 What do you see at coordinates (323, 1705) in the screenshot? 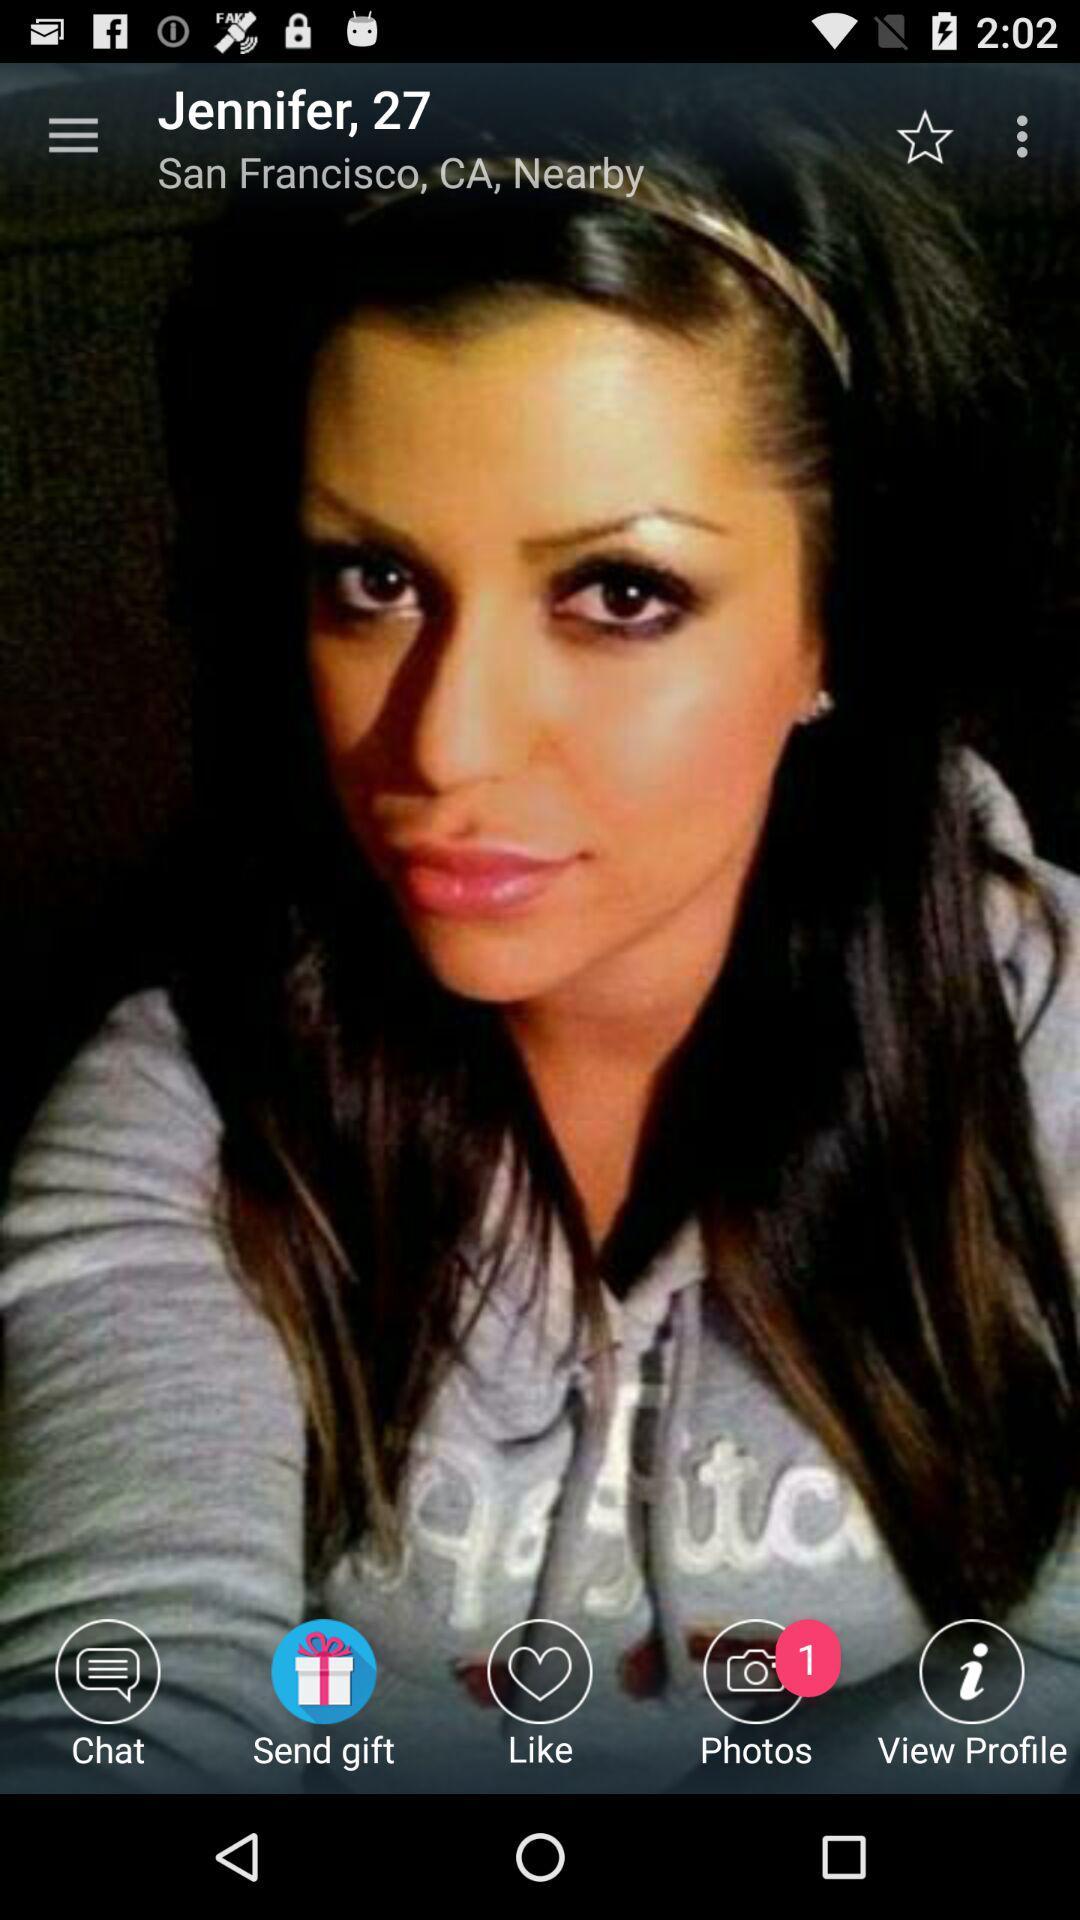
I see `the send gift icon` at bounding box center [323, 1705].